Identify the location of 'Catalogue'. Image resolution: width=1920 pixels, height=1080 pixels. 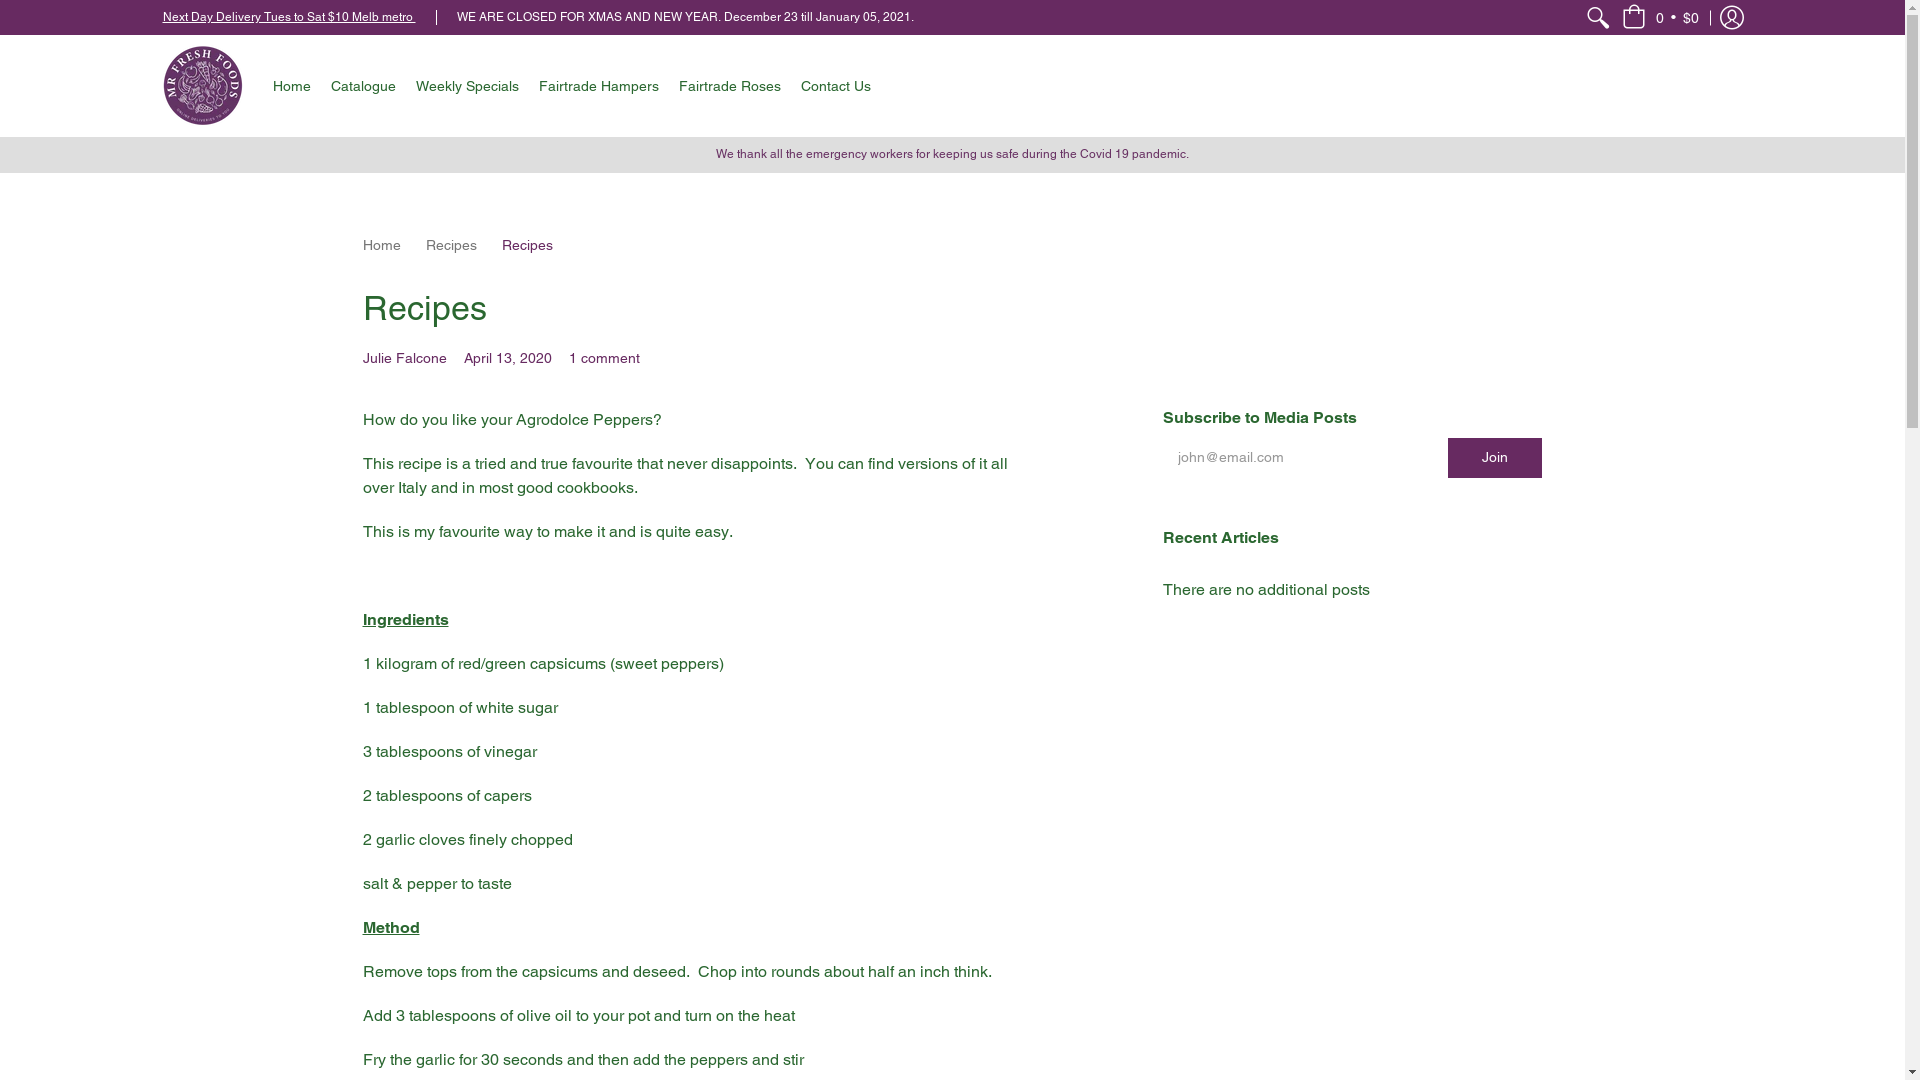
(362, 84).